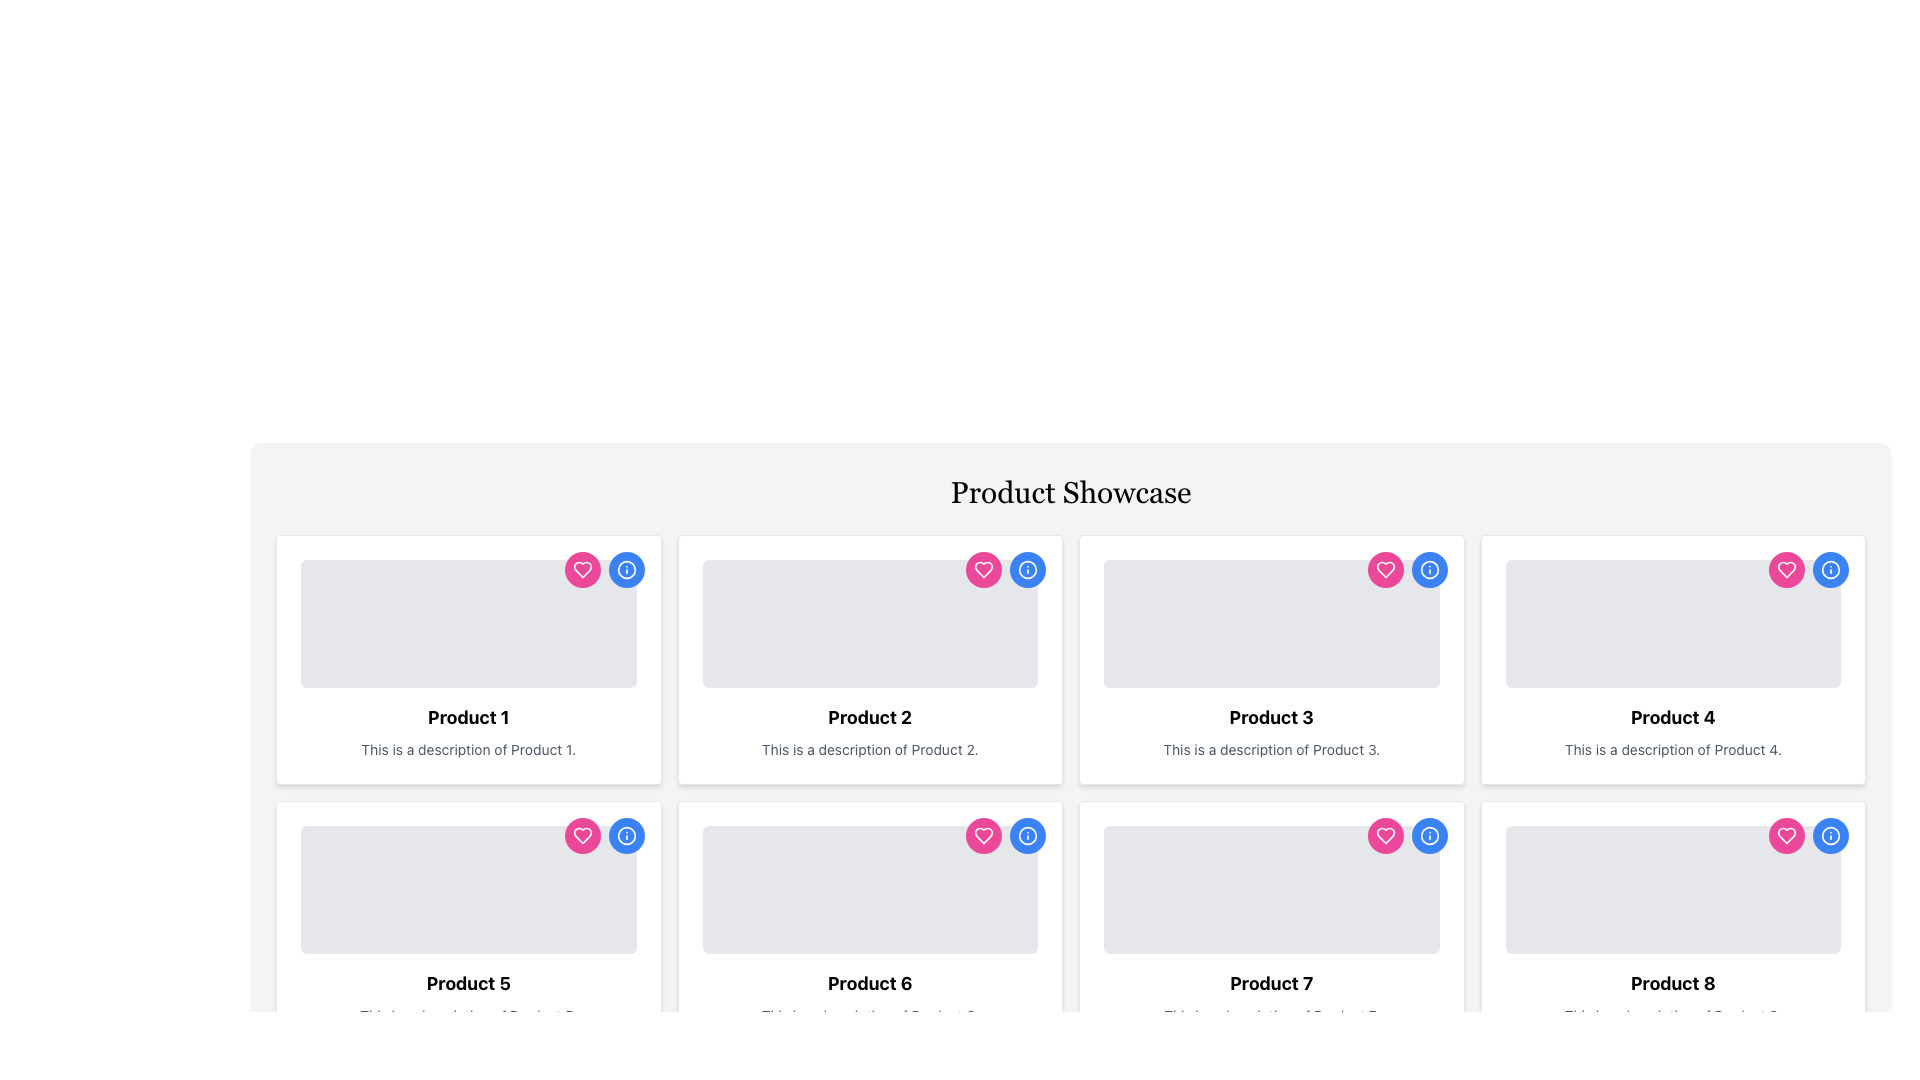 The width and height of the screenshot is (1920, 1080). Describe the element at coordinates (870, 659) in the screenshot. I see `the second card in the grid layout that has a white background, titled 'Product 2'` at that location.